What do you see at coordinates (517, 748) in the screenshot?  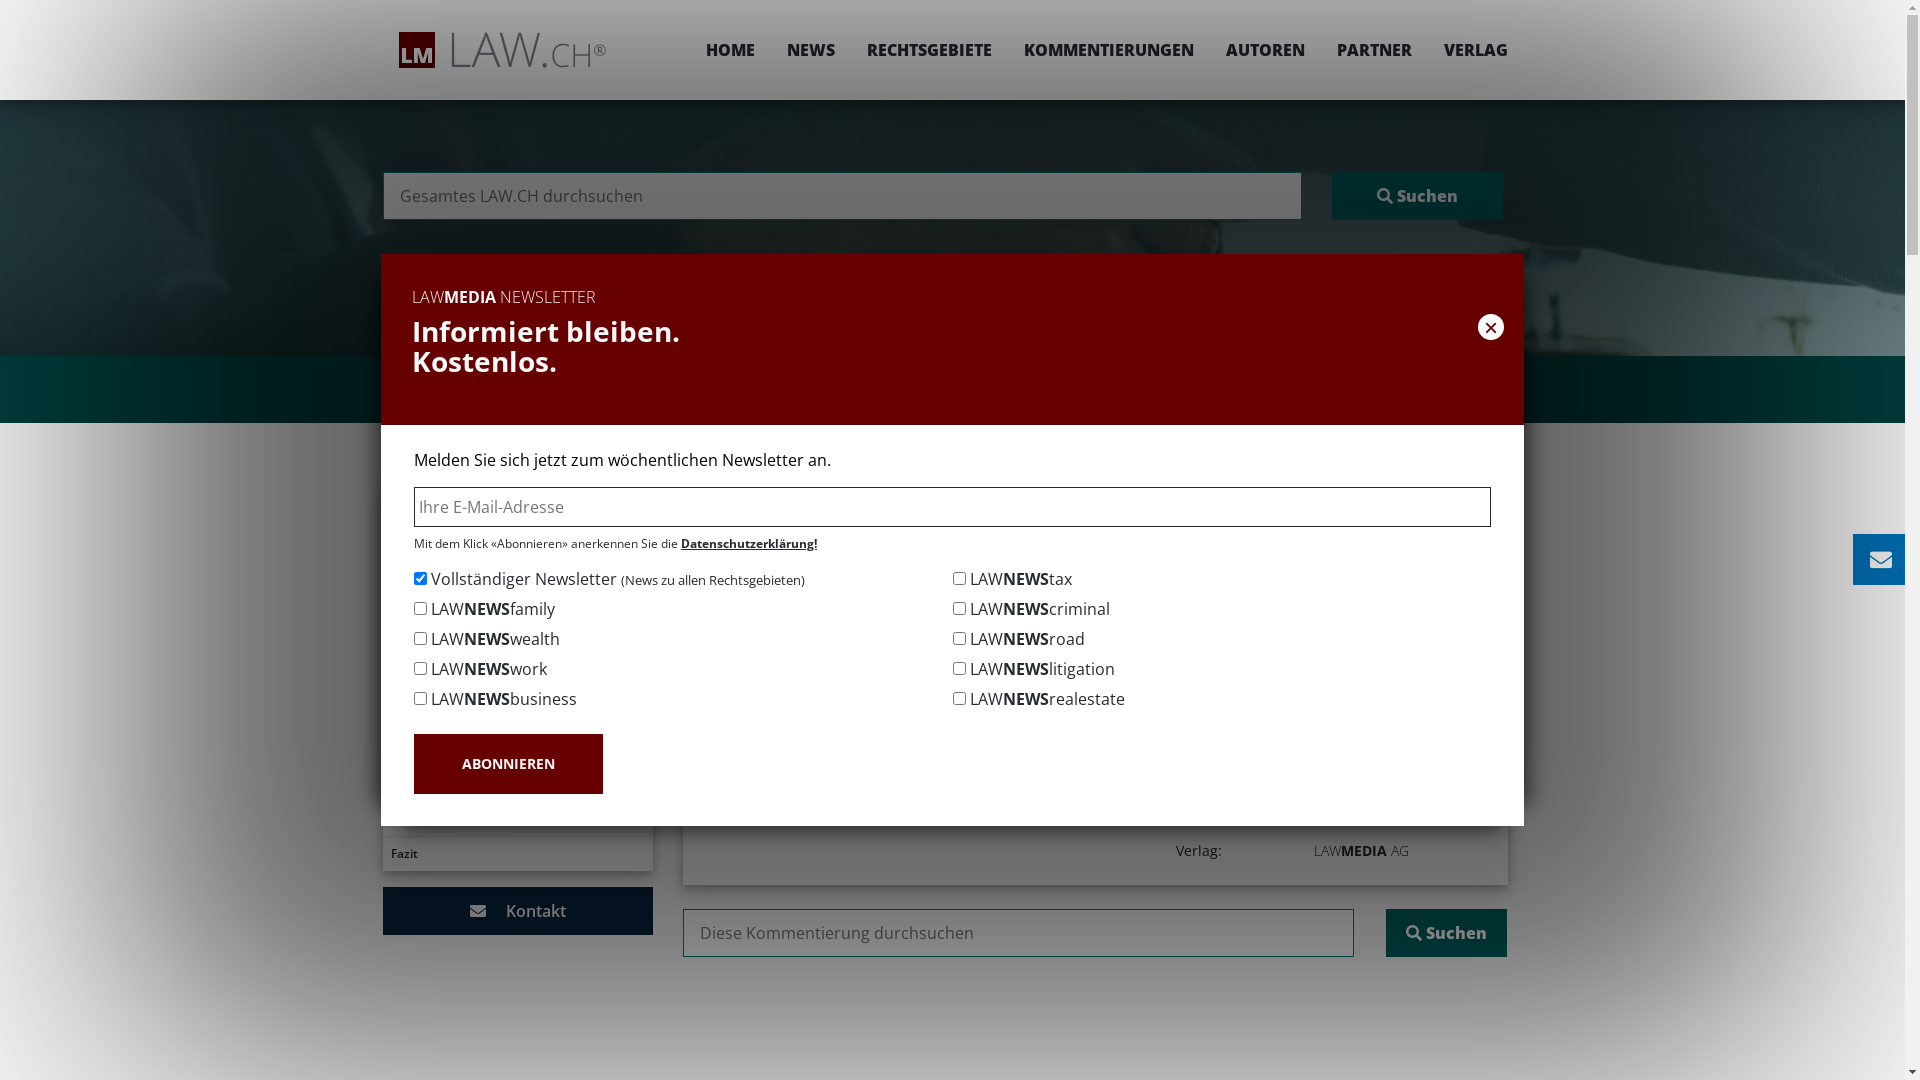 I see `'Verwendung der Begriffe'` at bounding box center [517, 748].